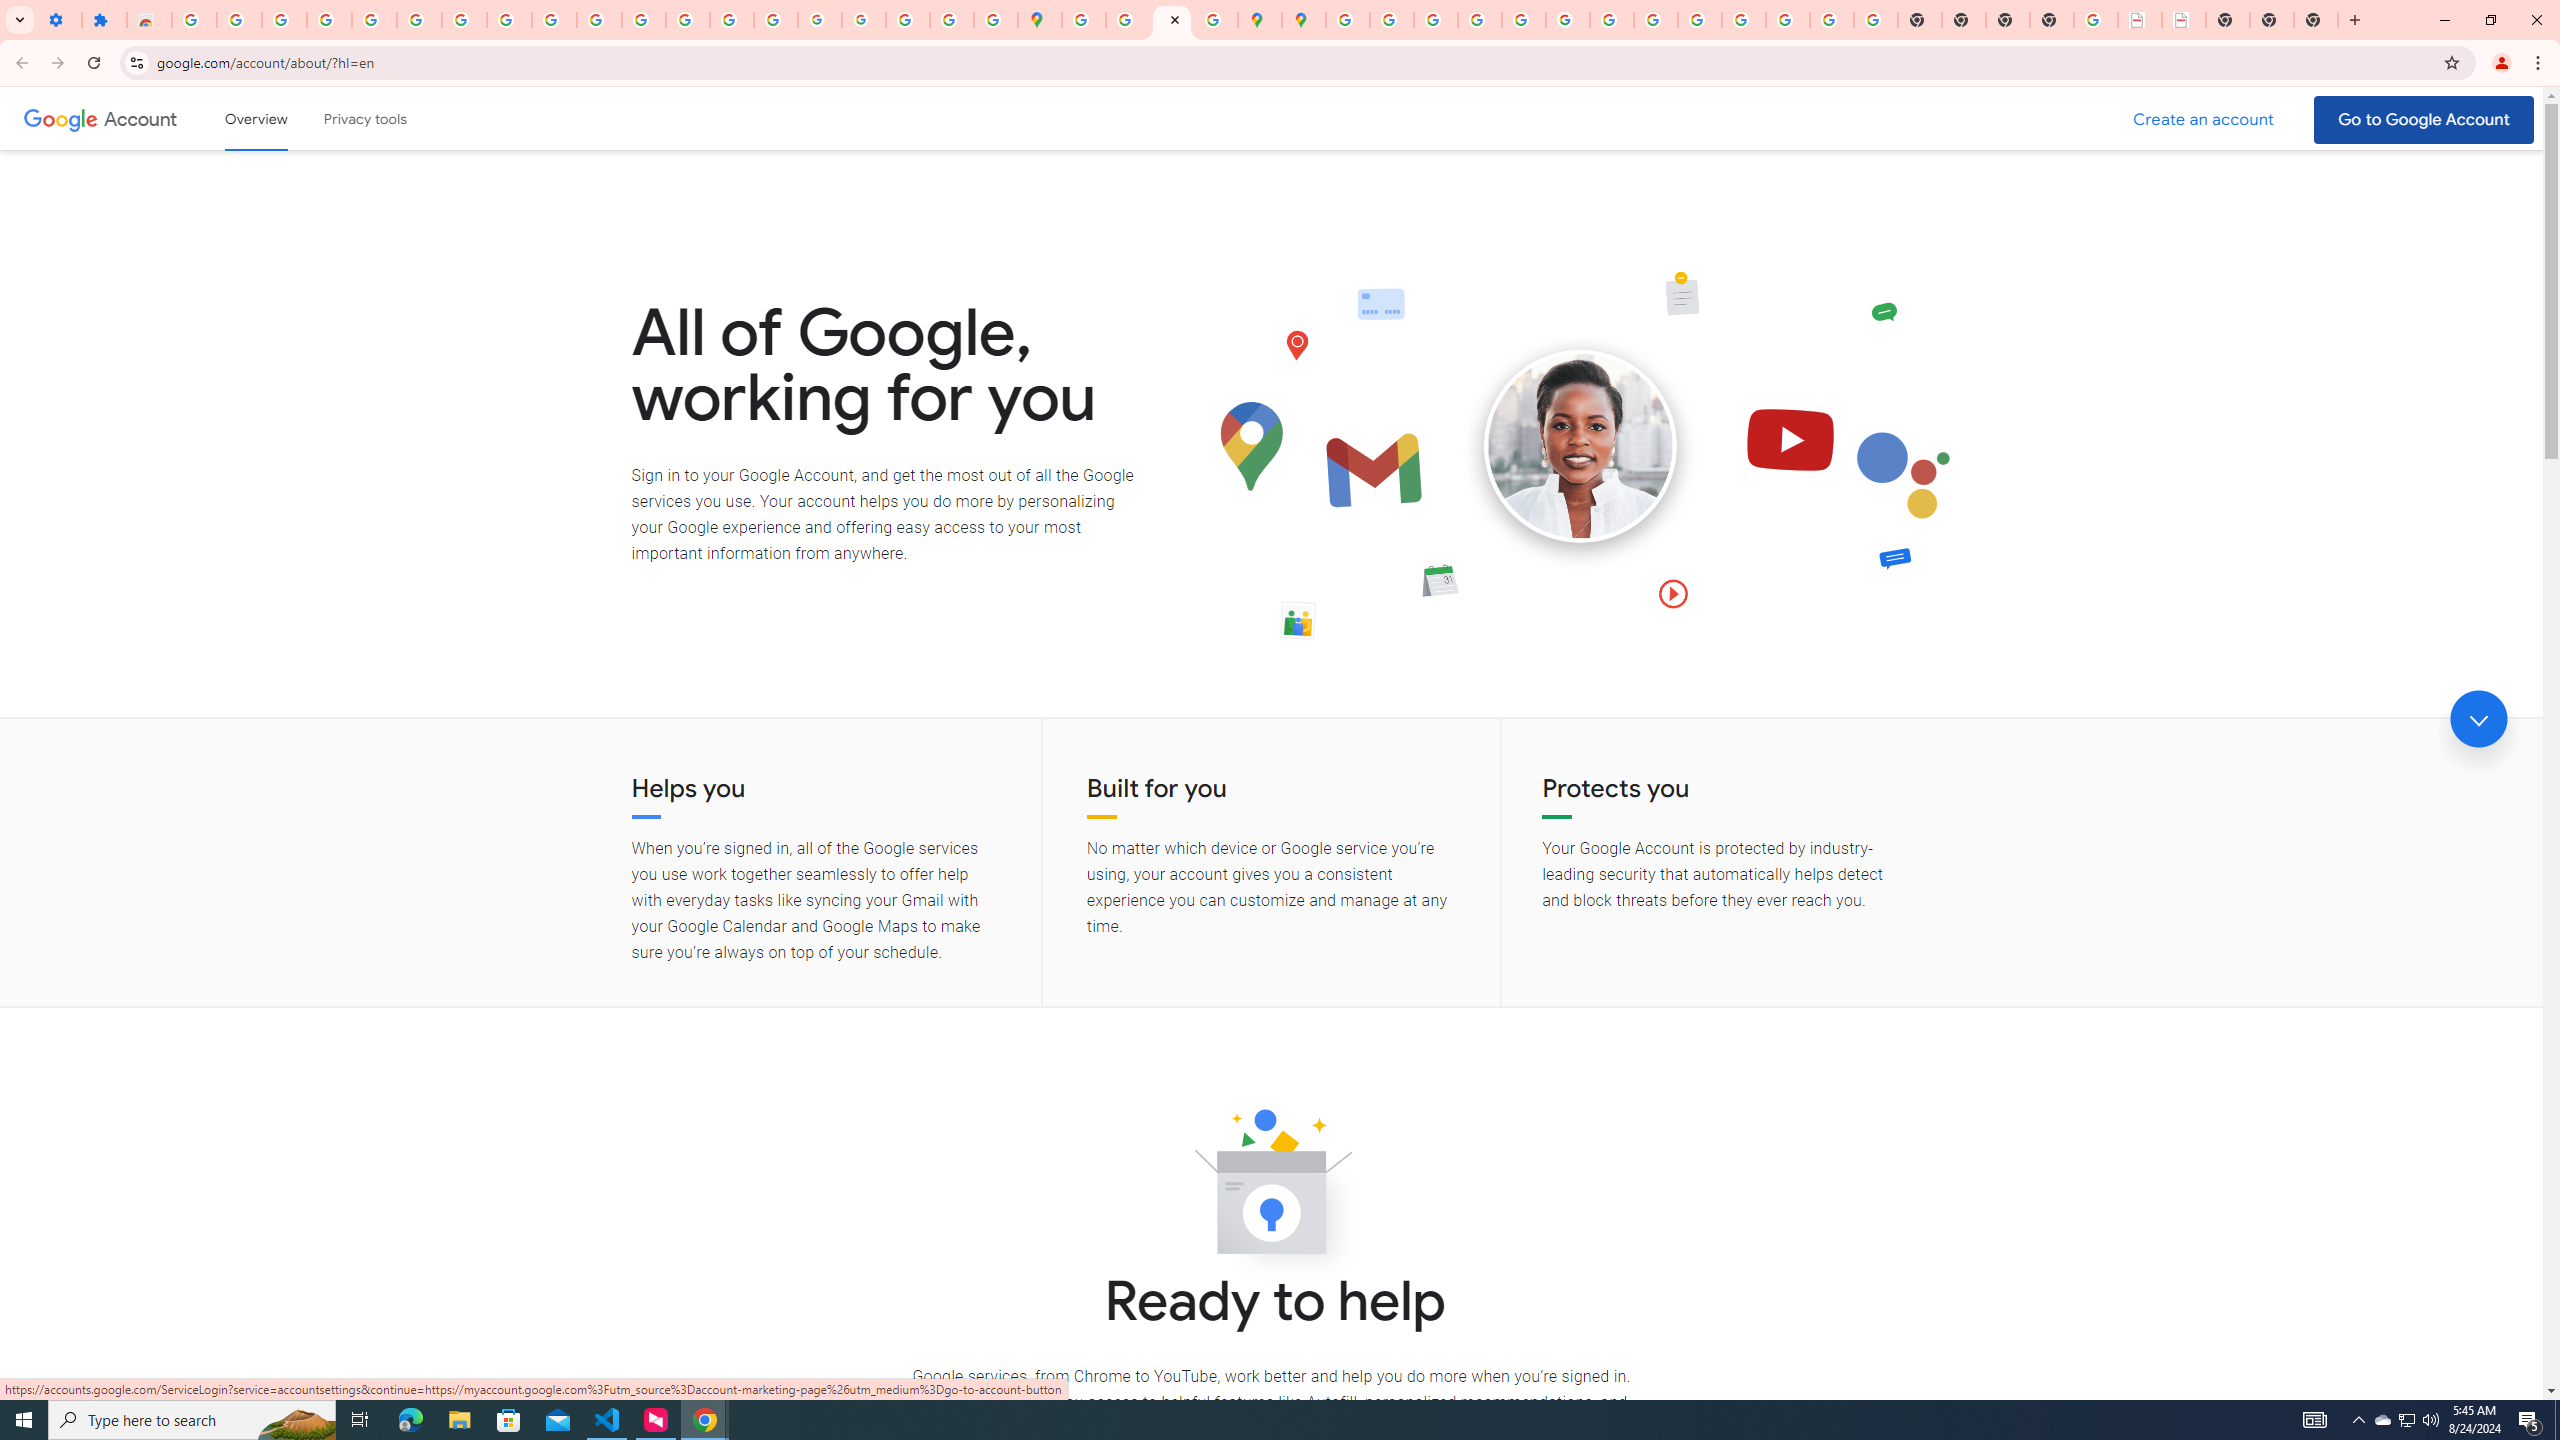 This screenshot has width=2560, height=1440. What do you see at coordinates (193, 19) in the screenshot?
I see `'Sign in - Google Accounts'` at bounding box center [193, 19].